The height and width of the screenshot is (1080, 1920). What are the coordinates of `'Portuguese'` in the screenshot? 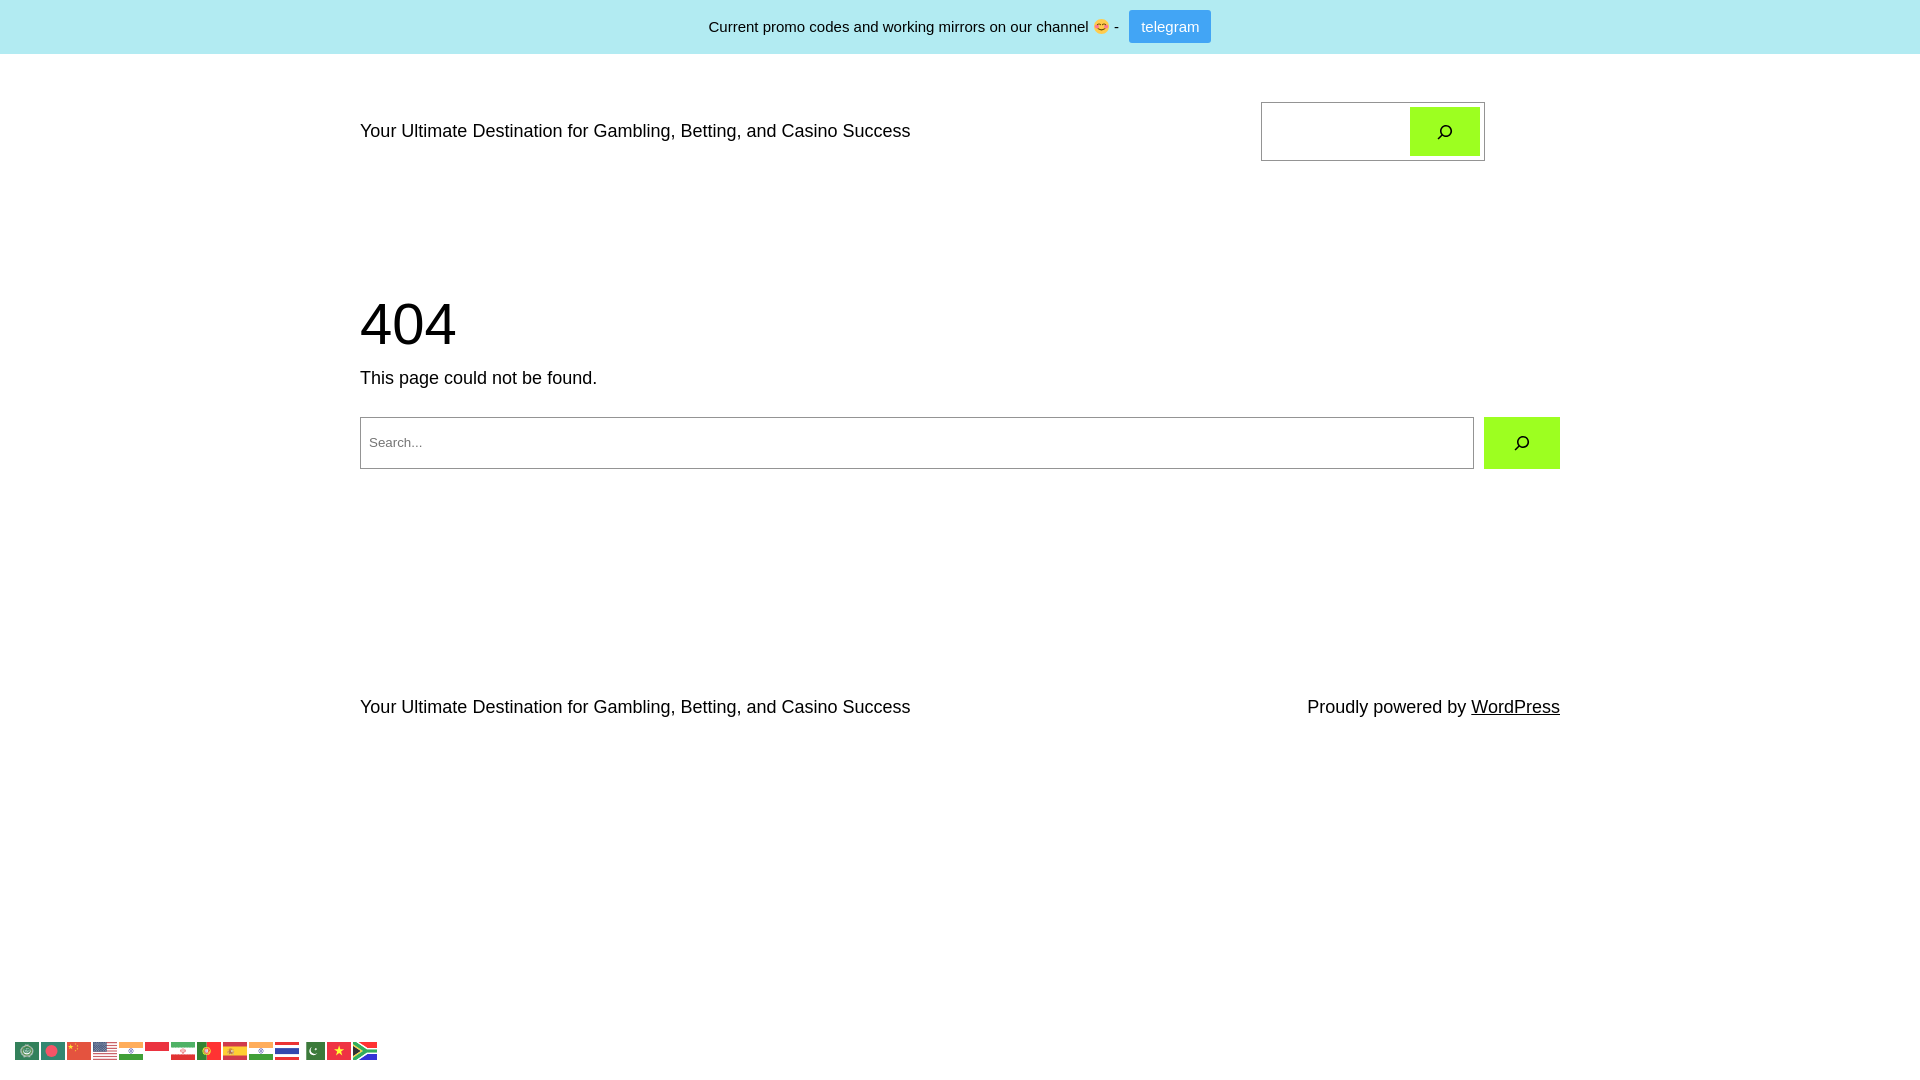 It's located at (210, 1048).